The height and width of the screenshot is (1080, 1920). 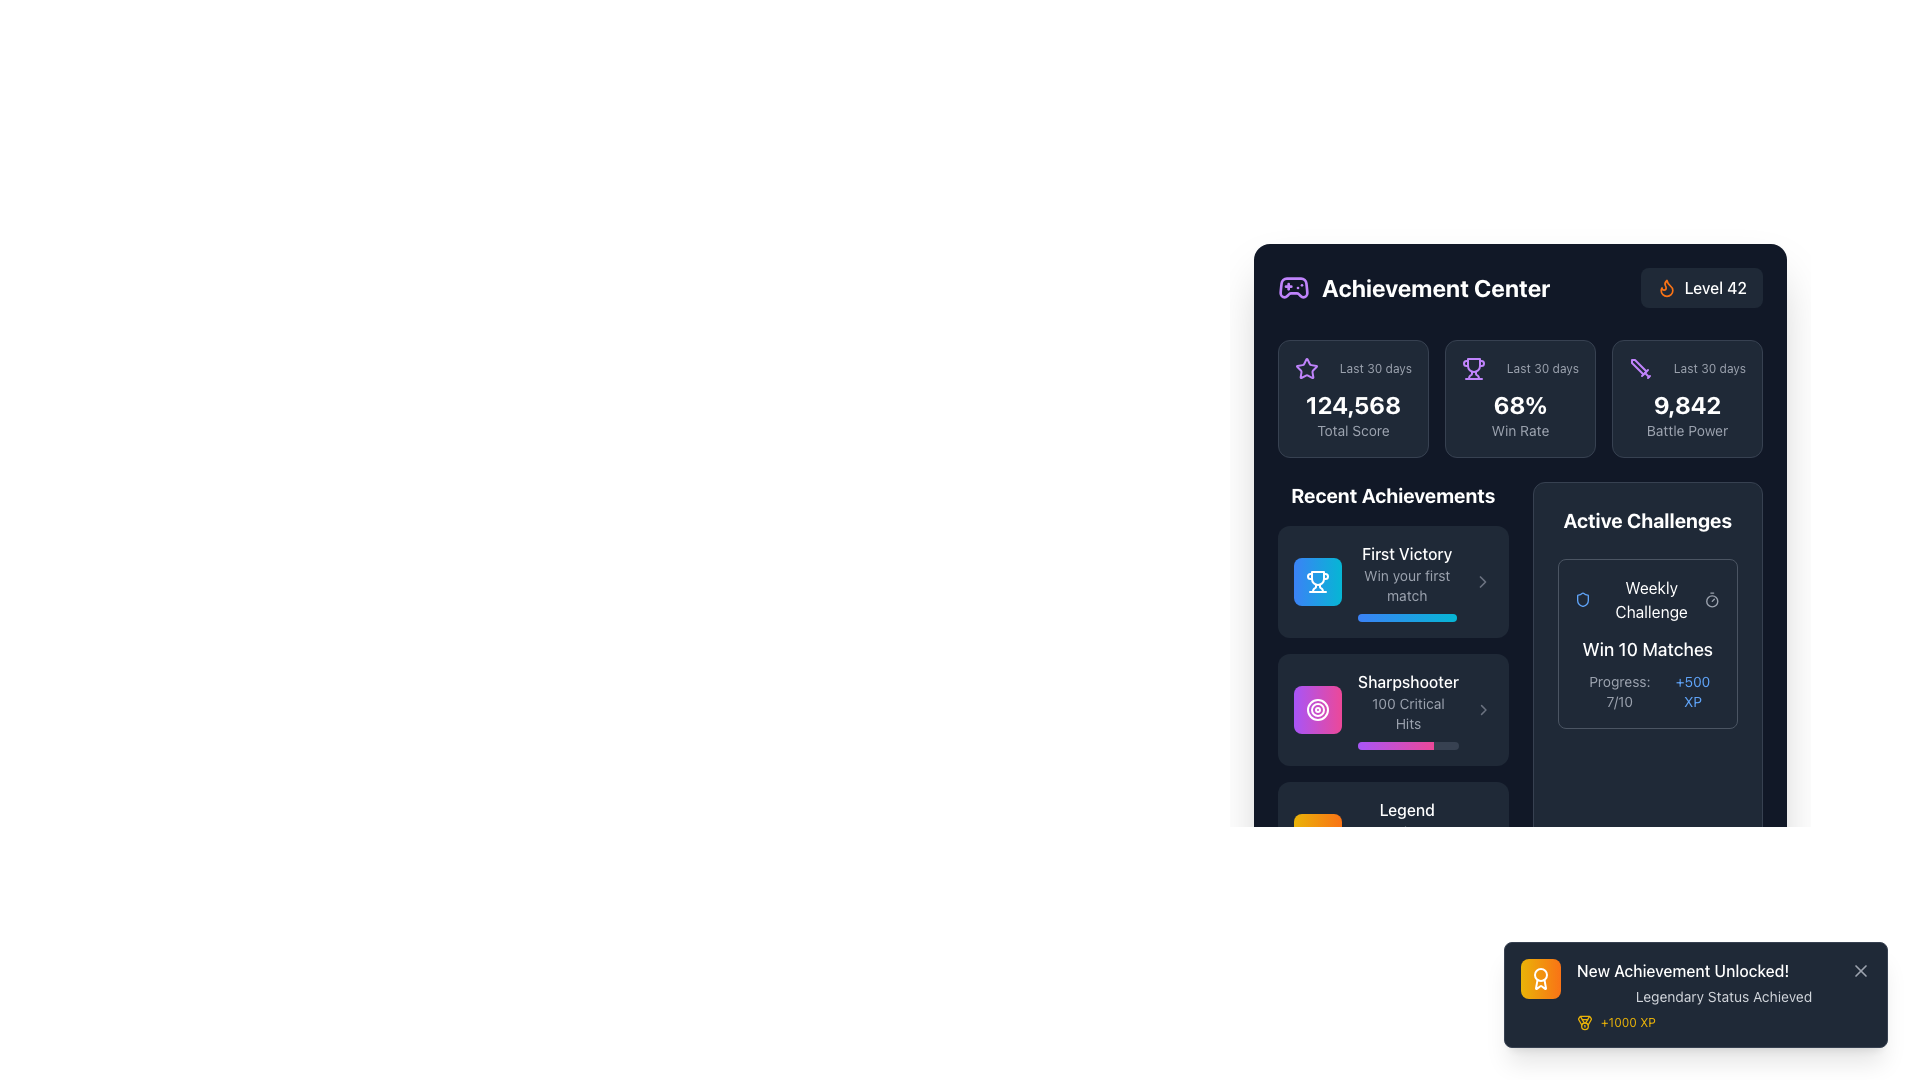 What do you see at coordinates (1318, 837) in the screenshot?
I see `the vibrant crown SVG icon located near the bottom center of the 'Recent Achievements' list, positioned beneath the 'Legend' section` at bounding box center [1318, 837].